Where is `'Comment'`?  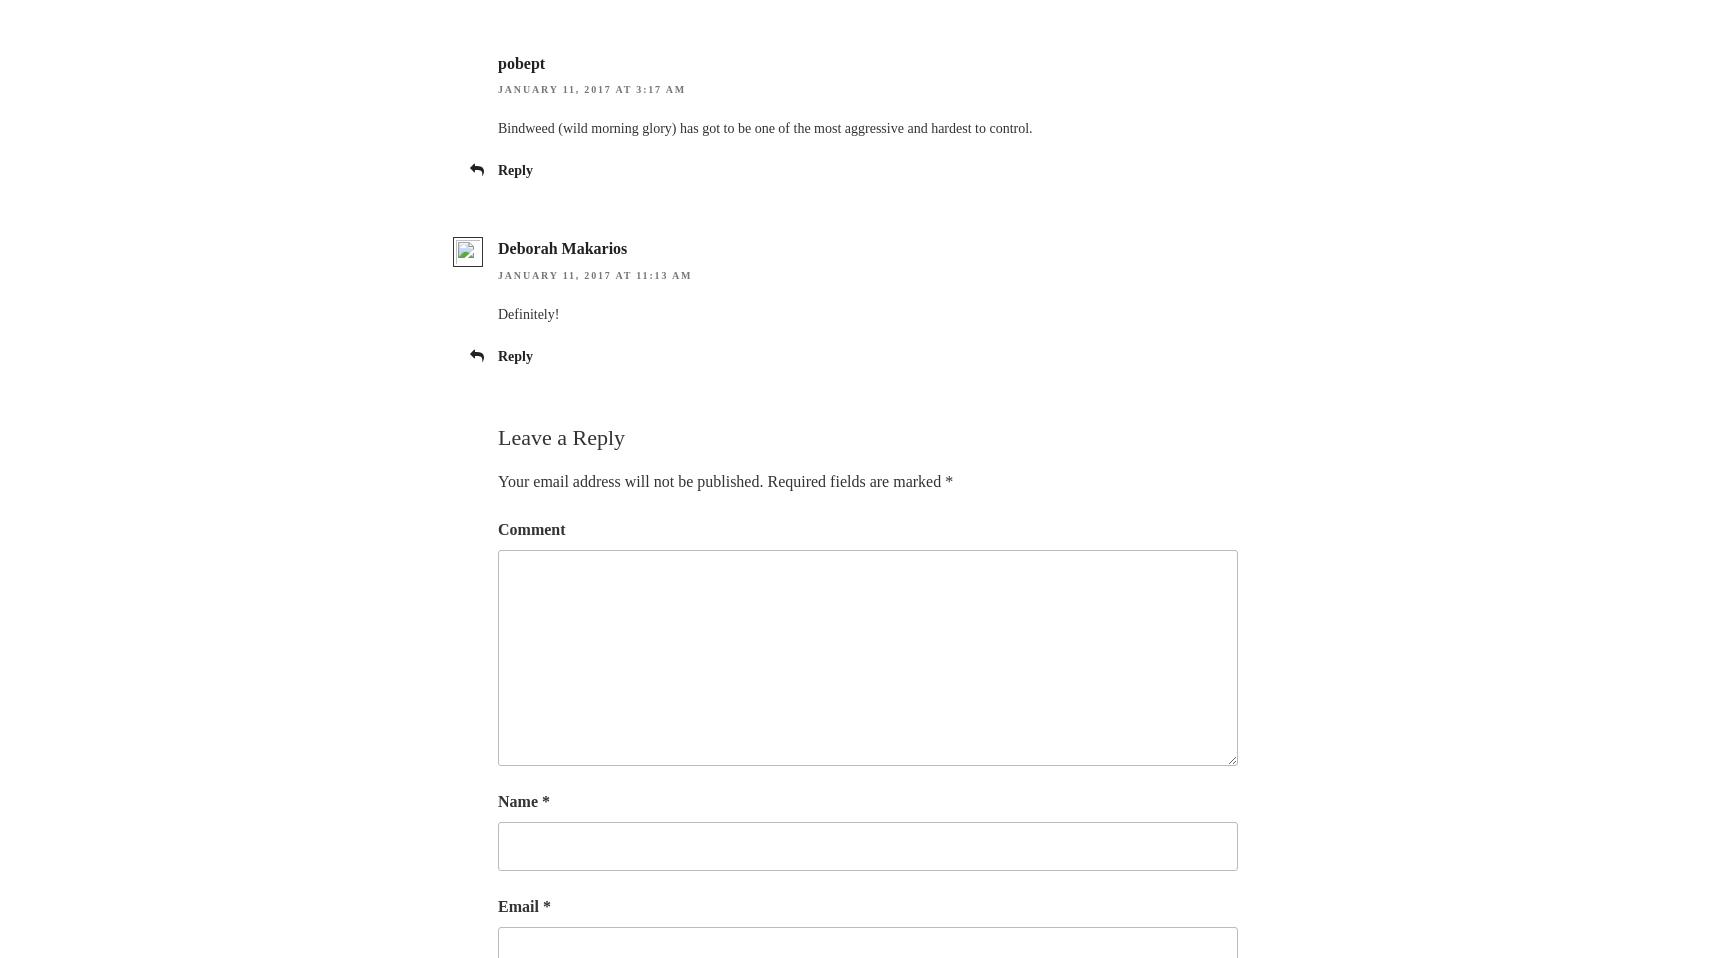 'Comment' is located at coordinates (531, 527).